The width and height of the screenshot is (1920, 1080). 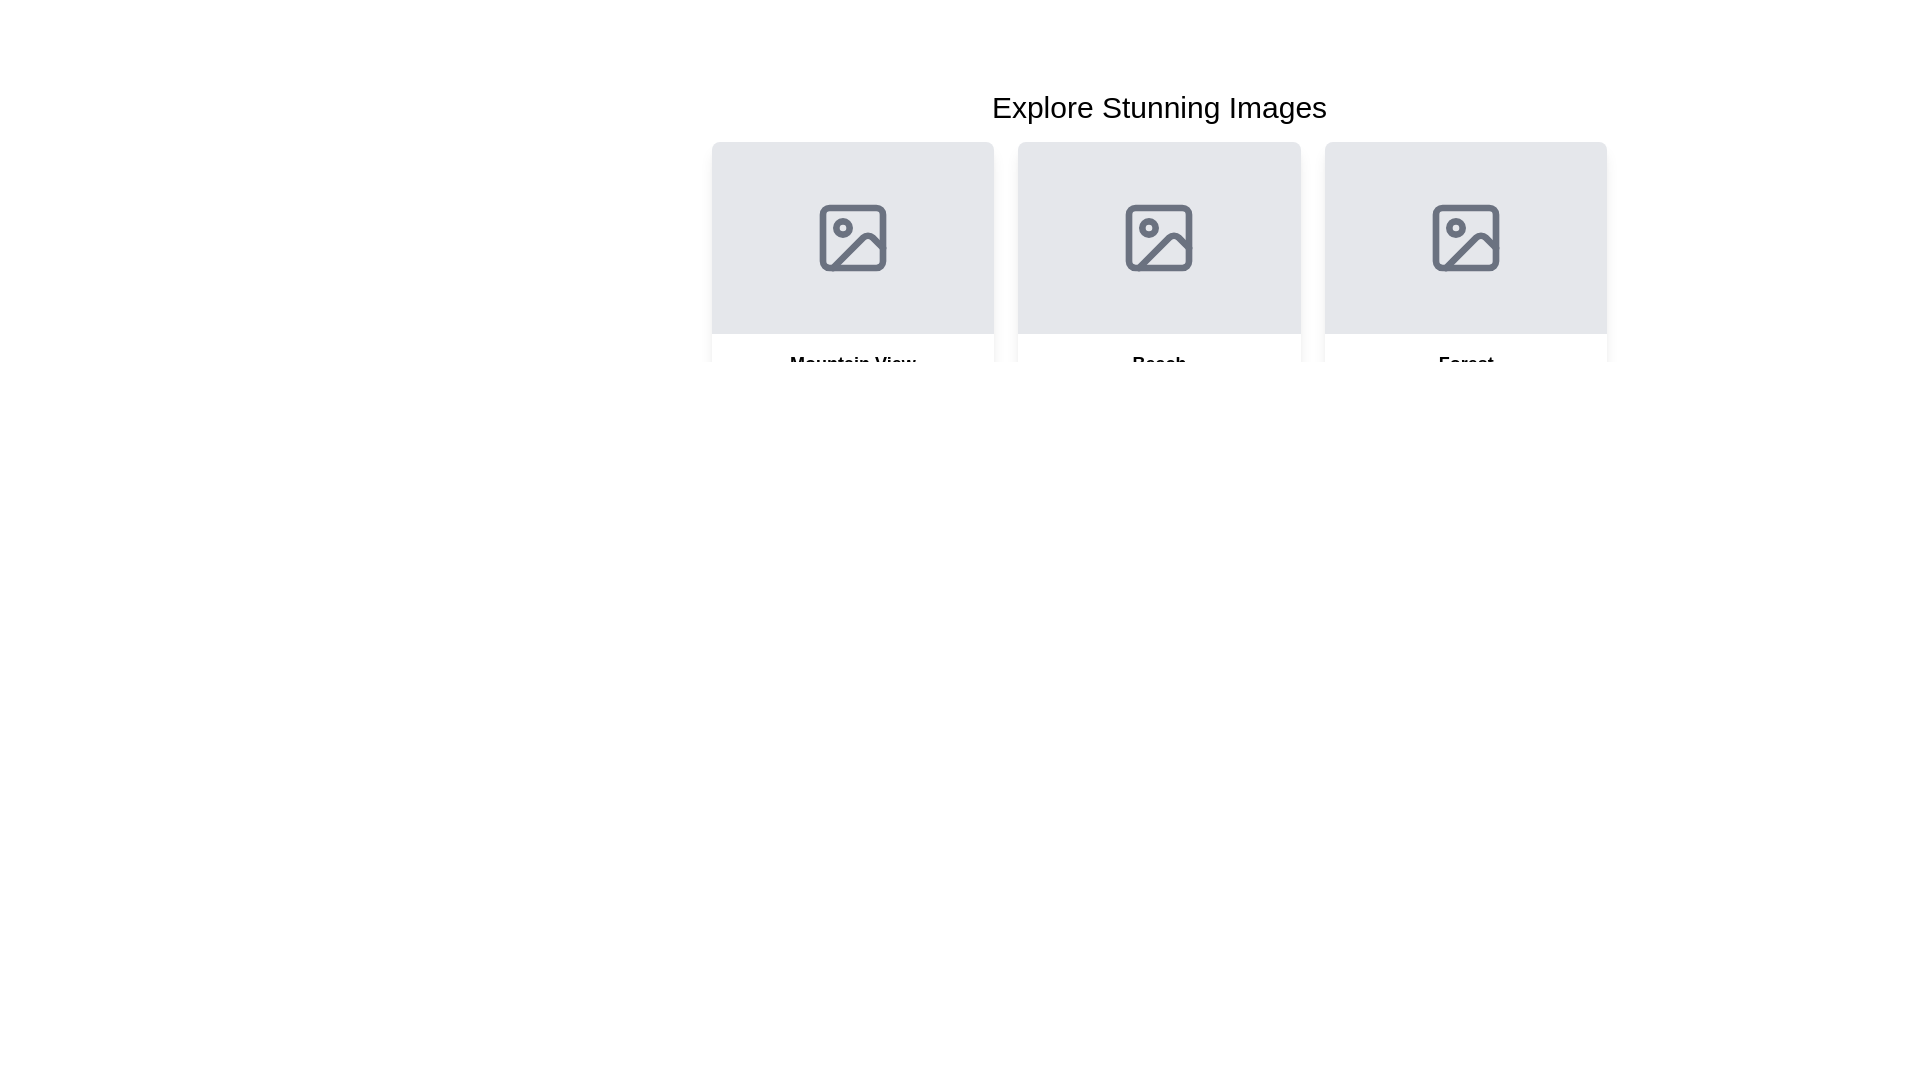 What do you see at coordinates (1466, 237) in the screenshot?
I see `the 'Forest' SVG icon, which is a picture frame with a gray color and is the rightmost icon in a row of three` at bounding box center [1466, 237].